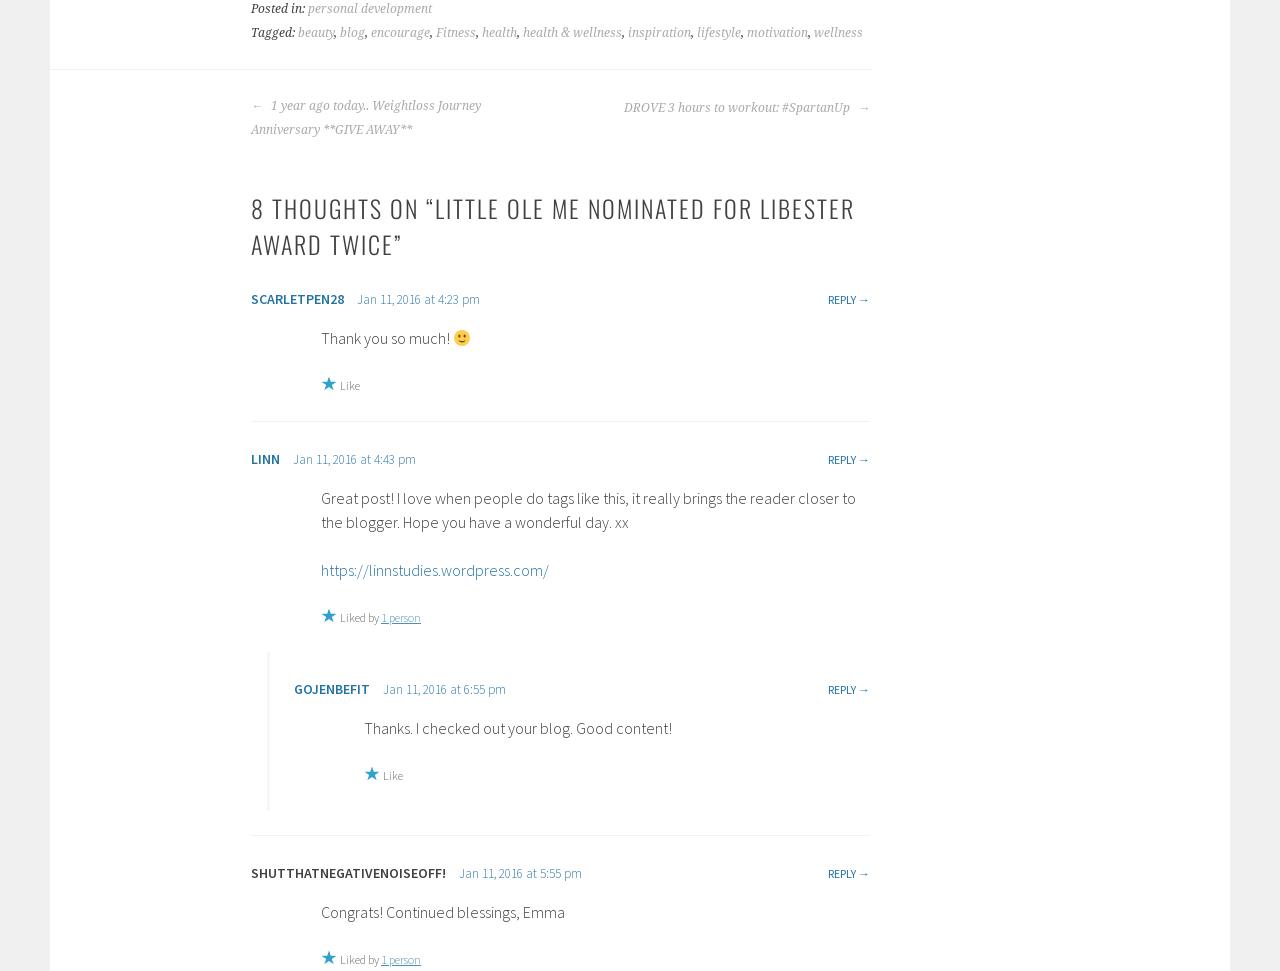  I want to click on 'health', so click(499, 33).